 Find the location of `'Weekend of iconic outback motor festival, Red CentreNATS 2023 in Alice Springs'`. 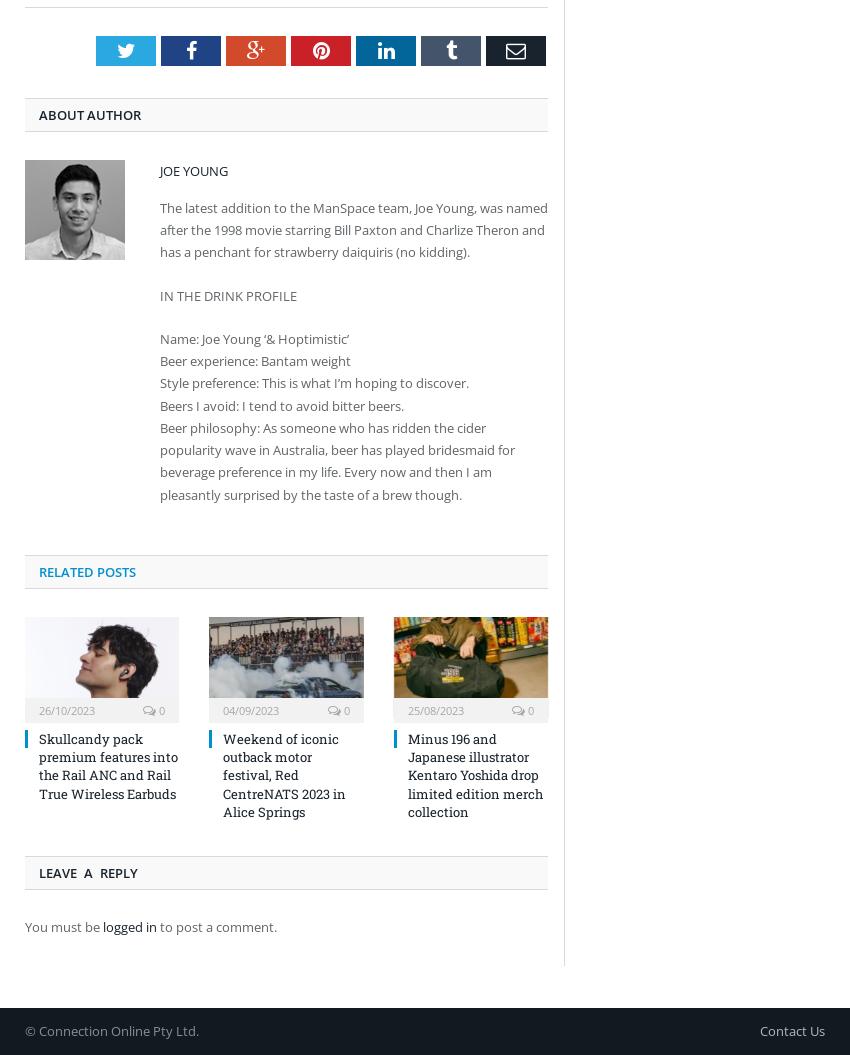

'Weekend of iconic outback motor festival, Red CentreNATS 2023 in Alice Springs' is located at coordinates (283, 774).